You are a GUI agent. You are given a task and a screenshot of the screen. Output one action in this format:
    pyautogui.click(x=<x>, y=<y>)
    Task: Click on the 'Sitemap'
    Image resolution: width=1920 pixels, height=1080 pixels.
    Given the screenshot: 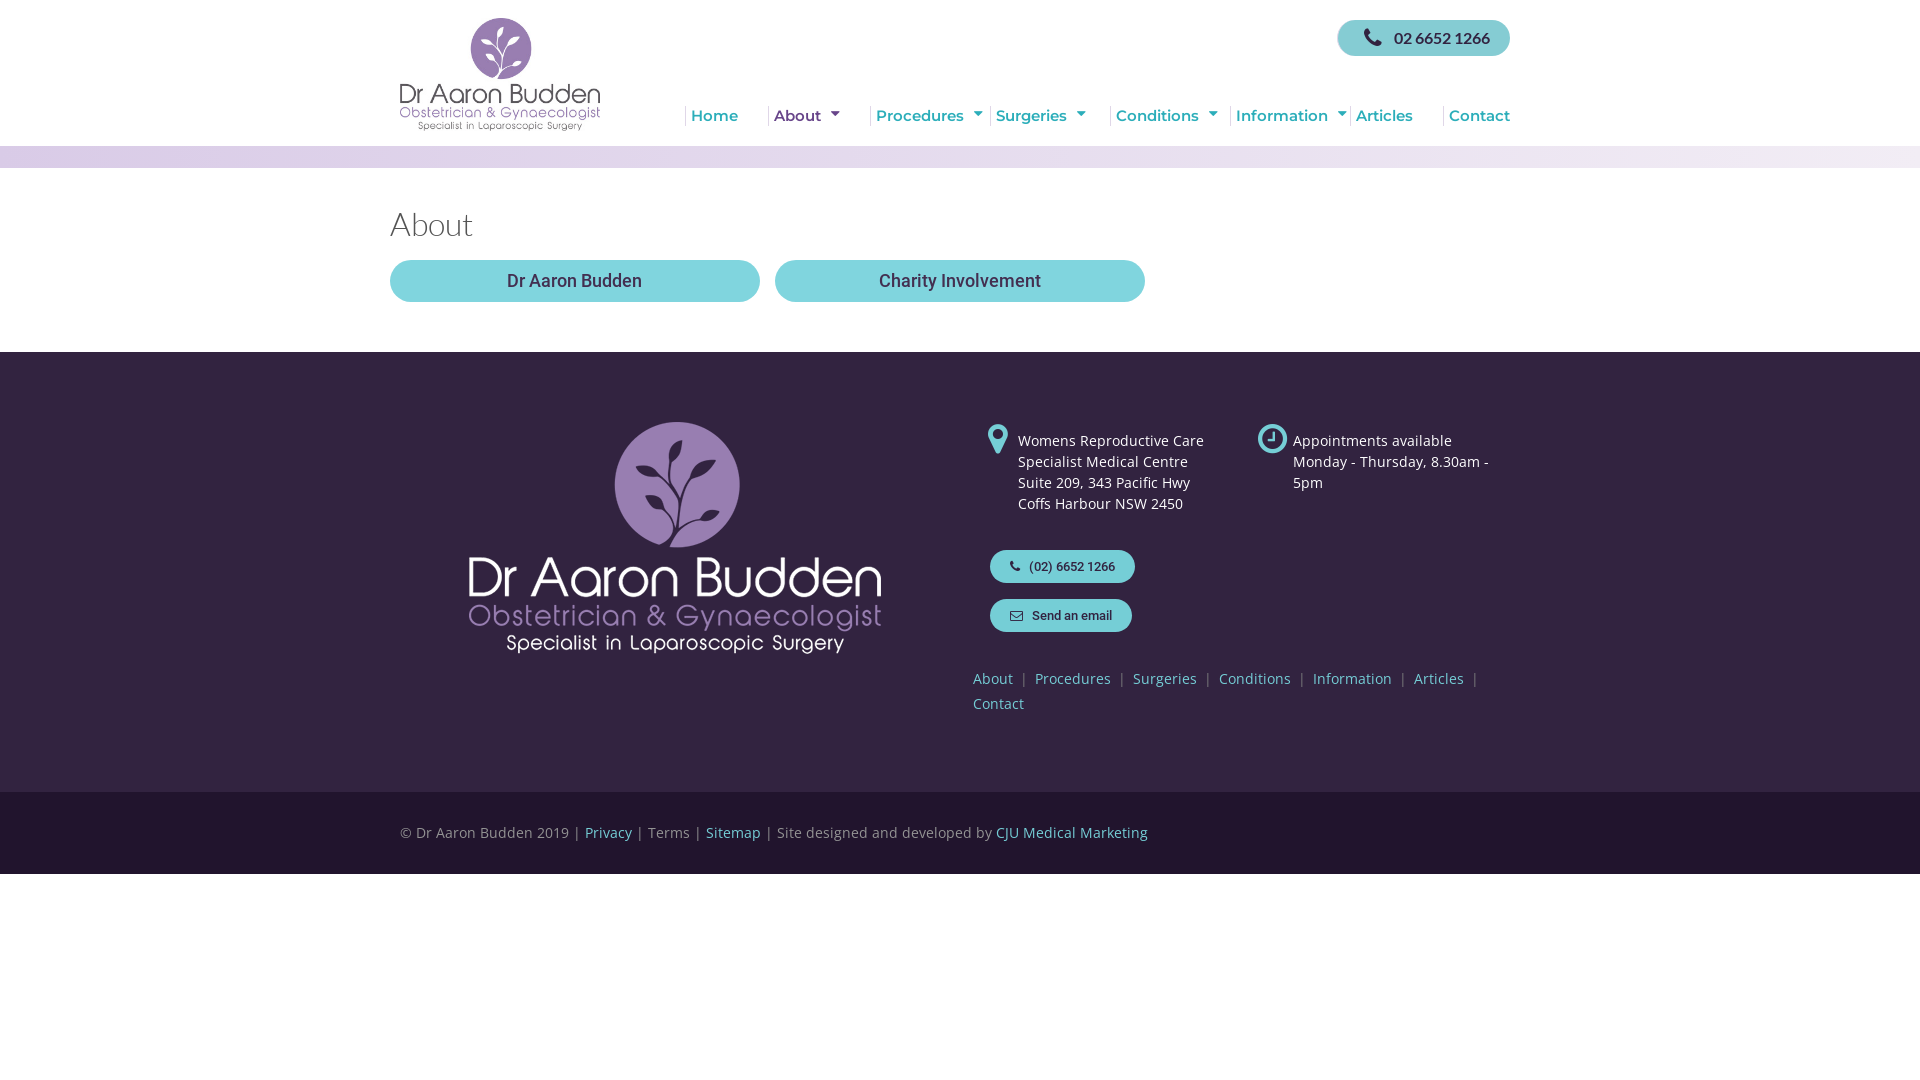 What is the action you would take?
    pyautogui.click(x=732, y=832)
    